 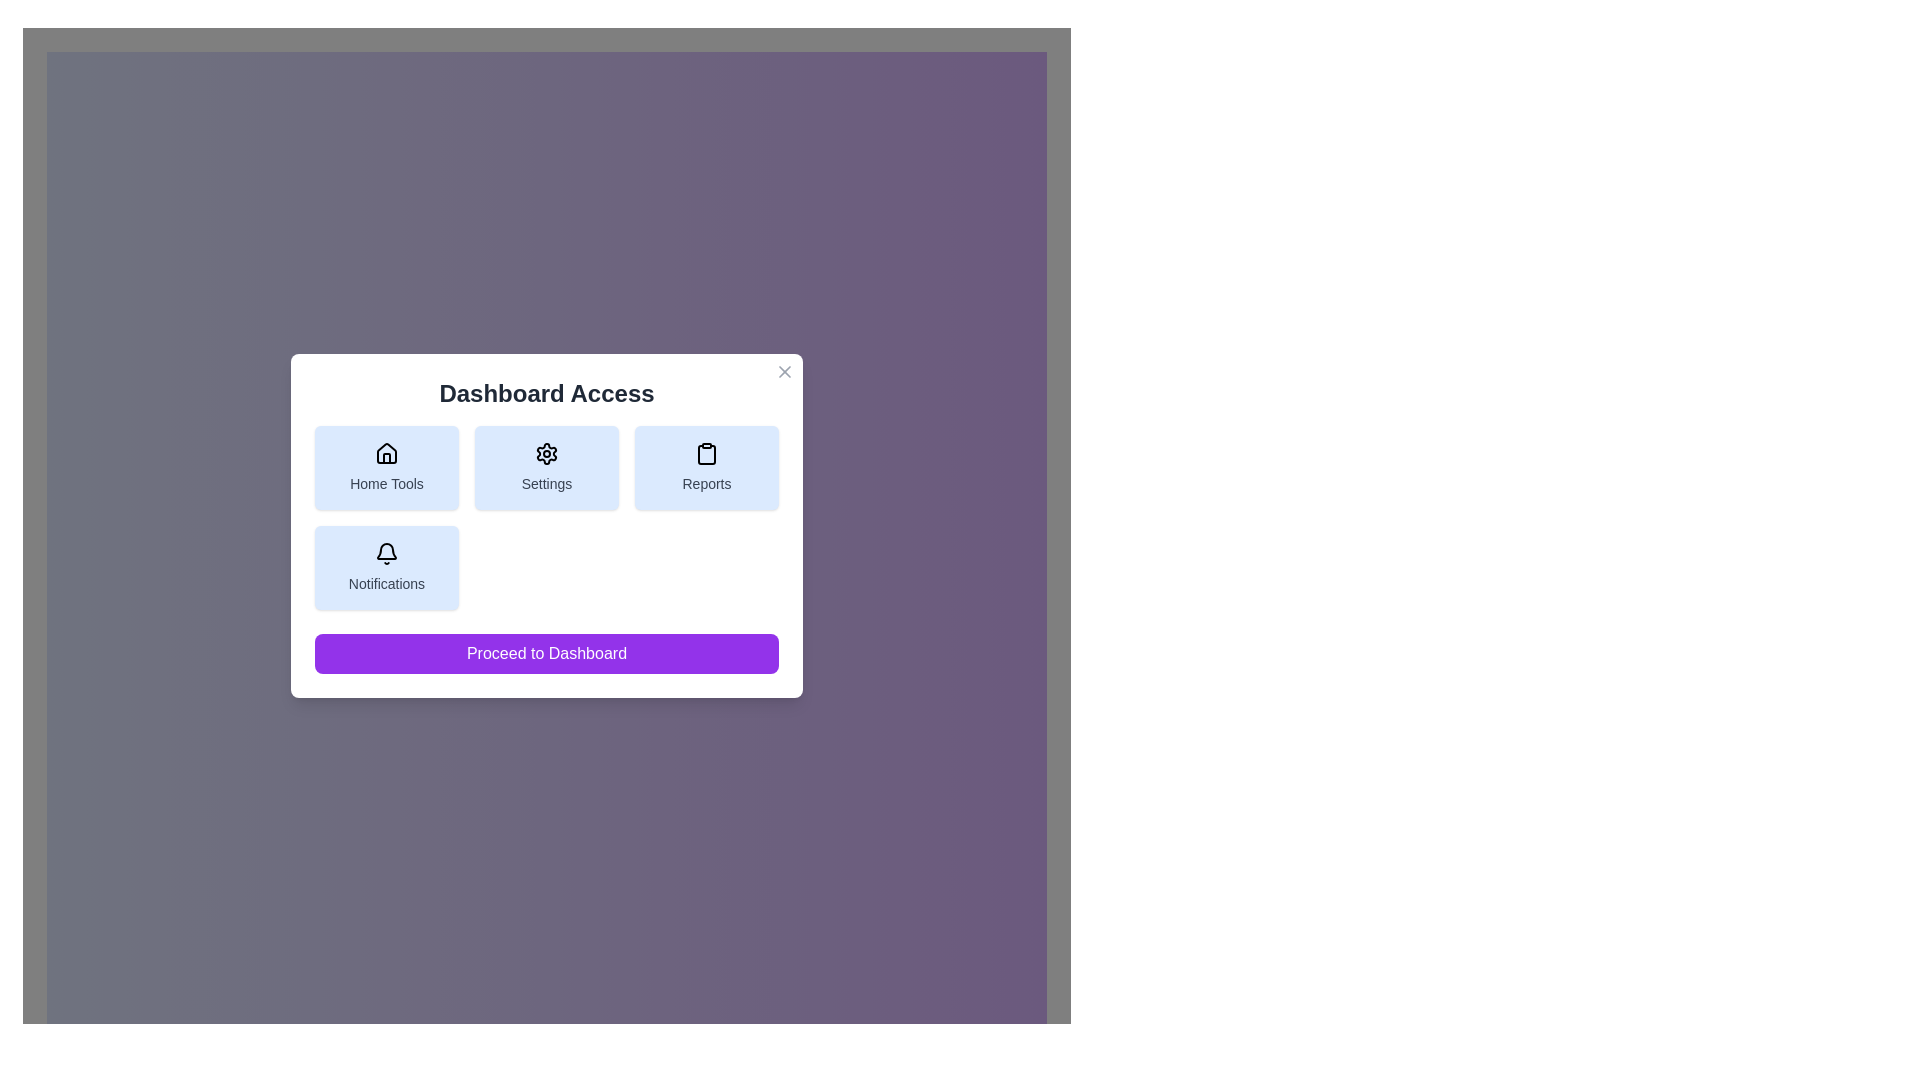 What do you see at coordinates (706, 454) in the screenshot?
I see `the clipboard icon within the 'Reports' button, which is the third button in a row at the upper part of the modal or card` at bounding box center [706, 454].